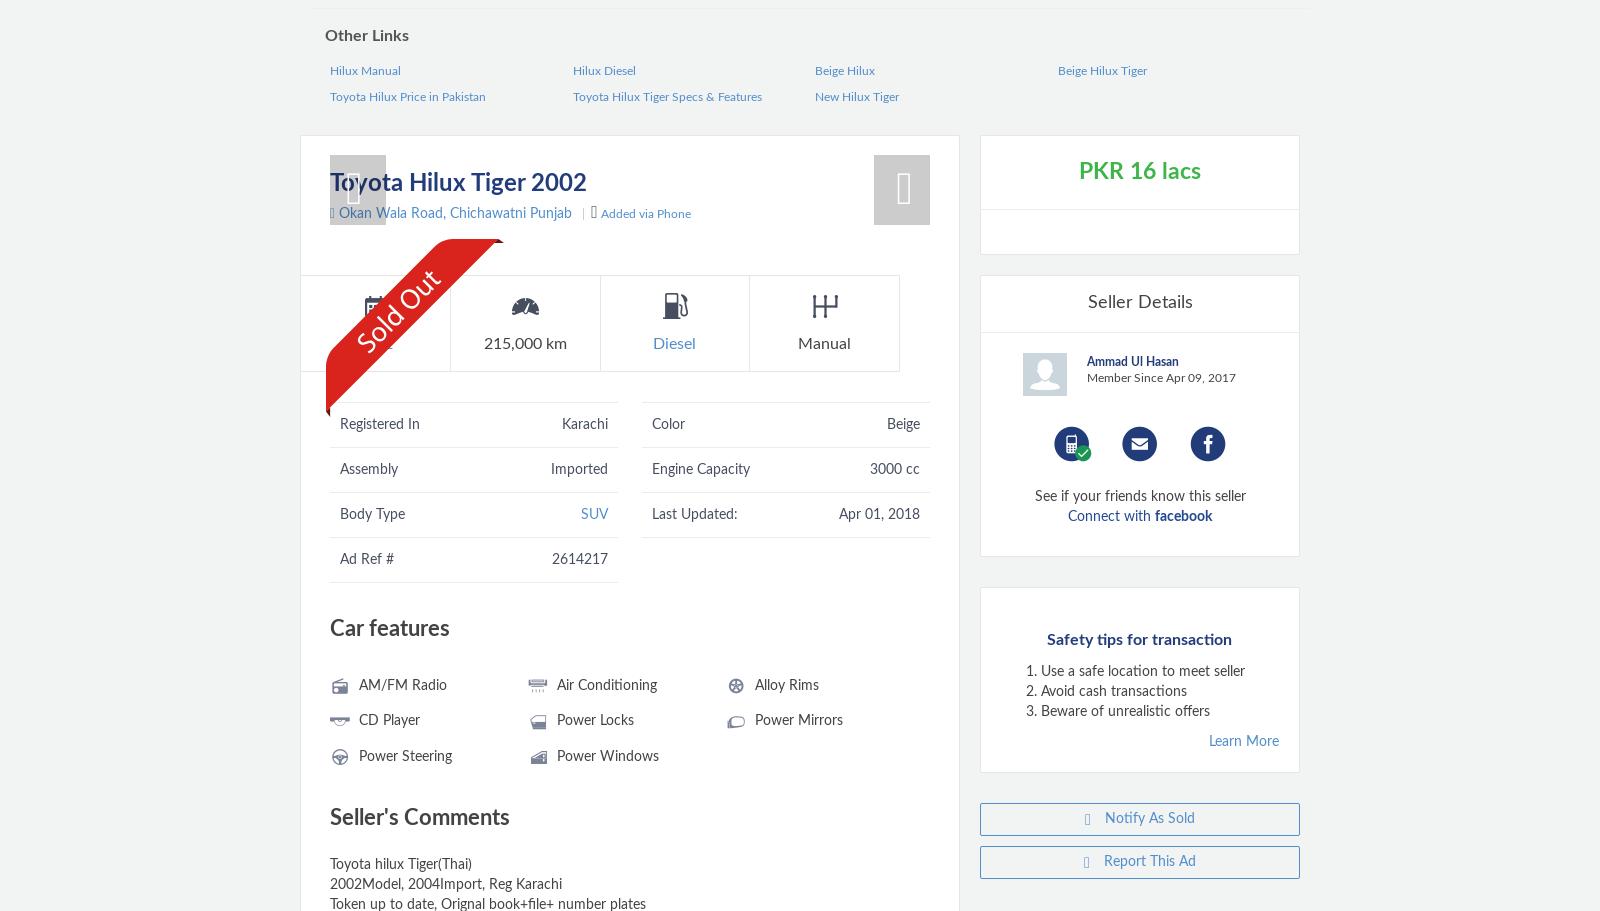 The width and height of the screenshot is (1600, 911). Describe the element at coordinates (368, 467) in the screenshot. I see `'Assembly'` at that location.